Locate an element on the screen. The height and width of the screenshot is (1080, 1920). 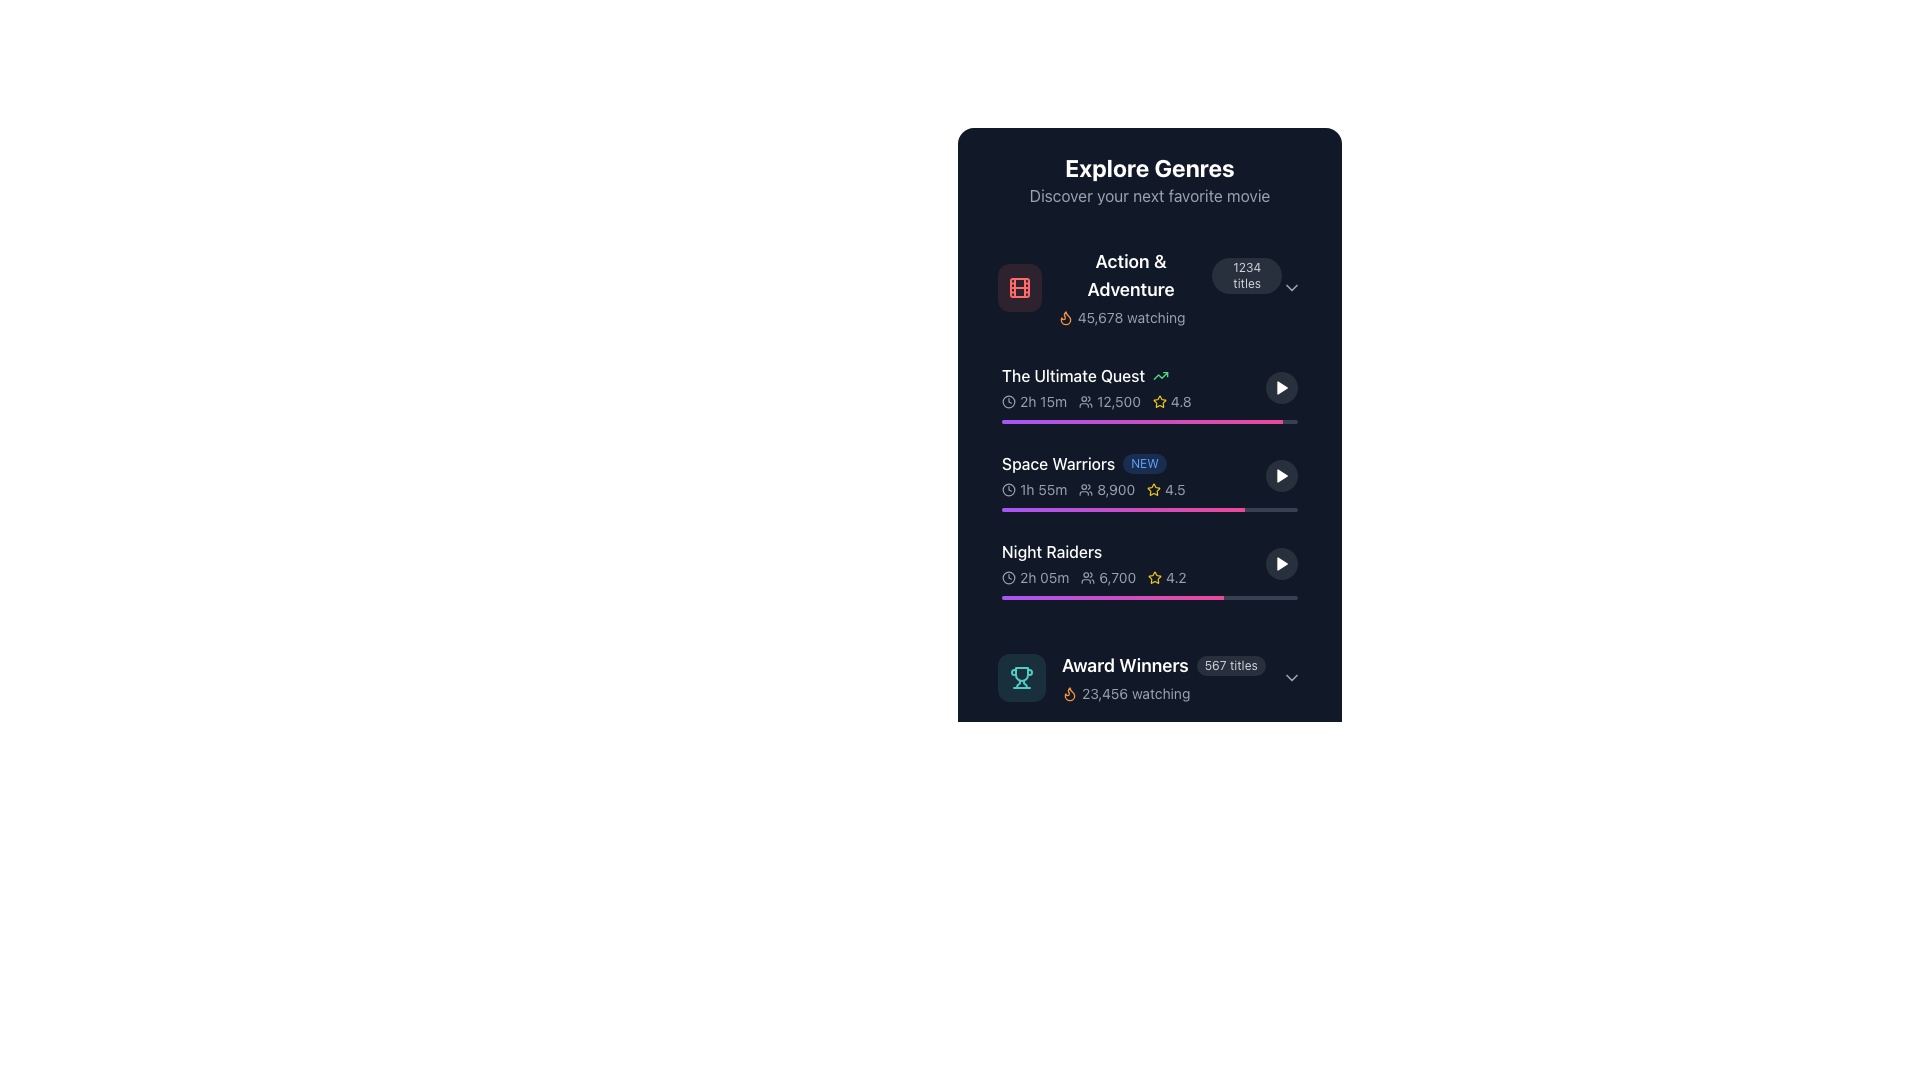
the group icon, which is a light gray SVG element depicting a group of people, positioned to the left of the numerical text '12,500' in the second section titled 'The Ultimate Quest' is located at coordinates (1085, 401).